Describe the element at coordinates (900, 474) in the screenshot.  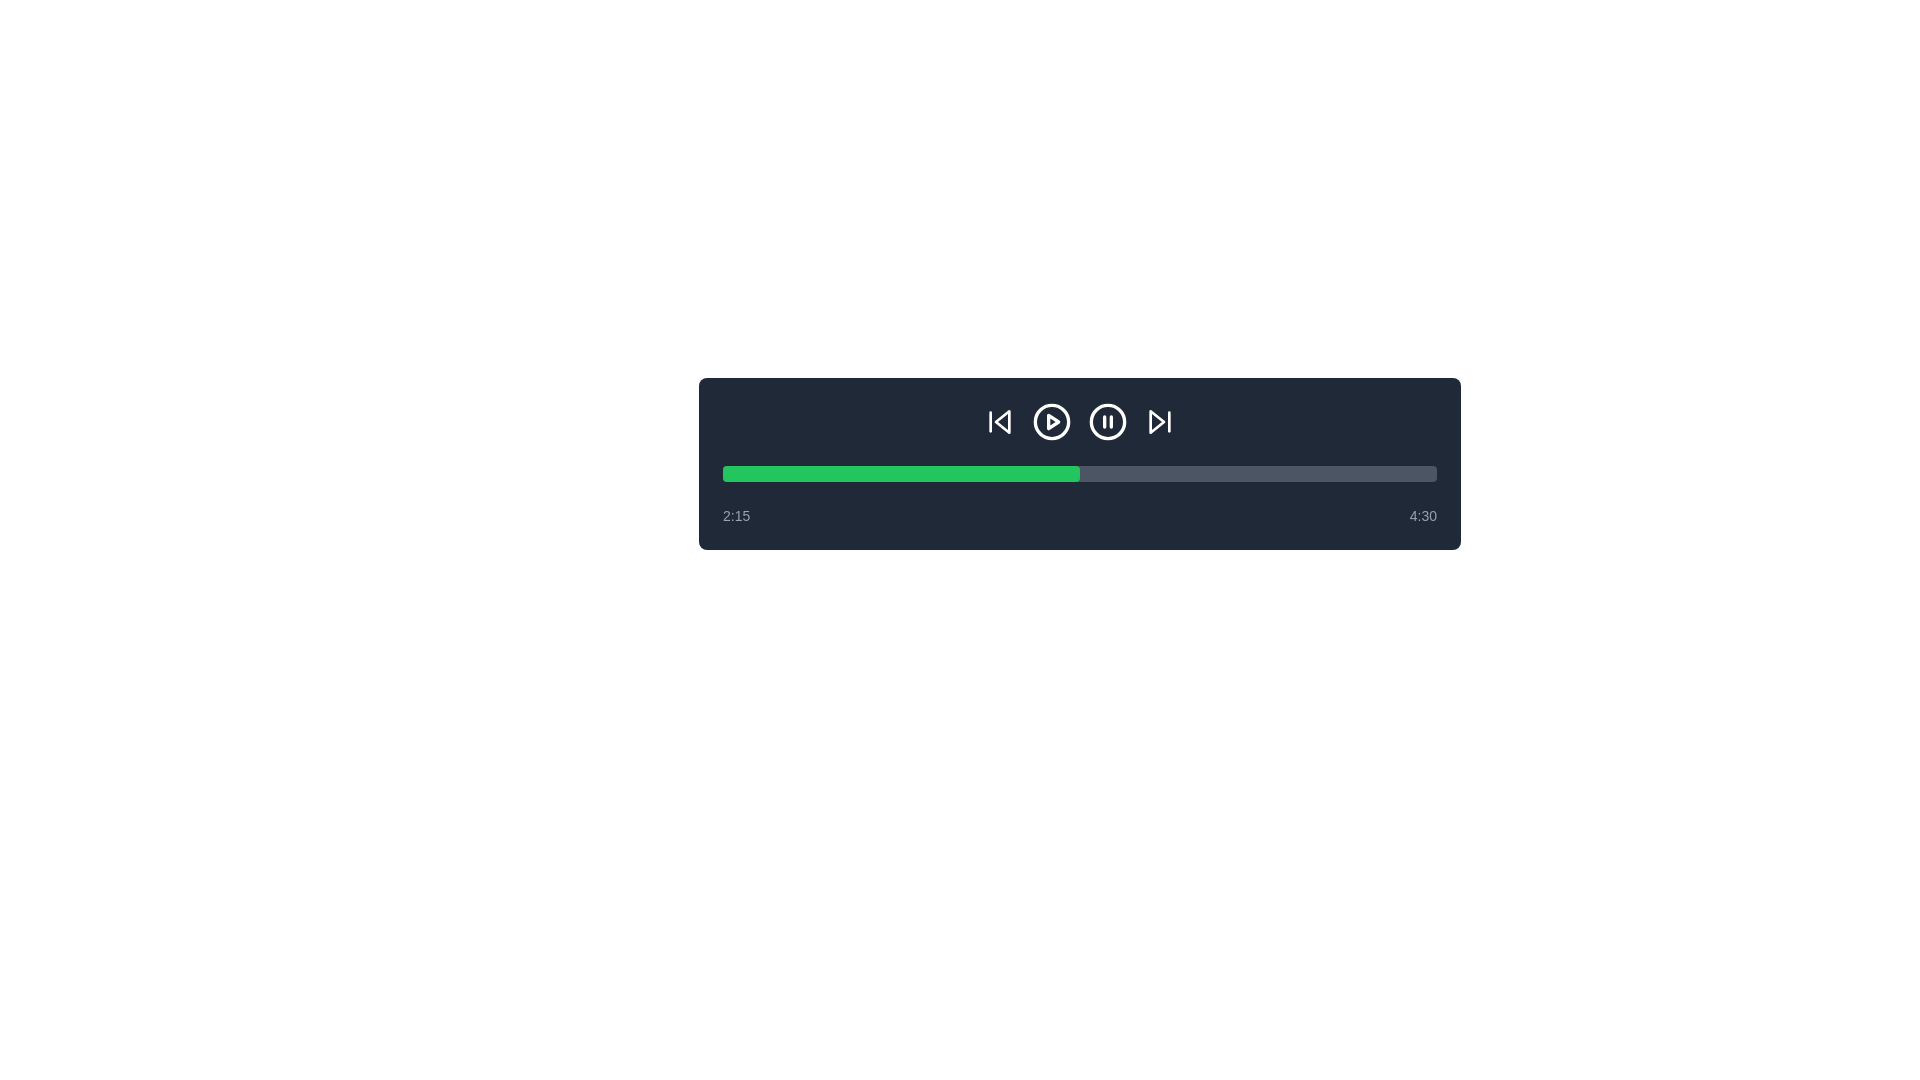
I see `the green progress bar in the bottom section of the media player interface to observe the media playback progress` at that location.